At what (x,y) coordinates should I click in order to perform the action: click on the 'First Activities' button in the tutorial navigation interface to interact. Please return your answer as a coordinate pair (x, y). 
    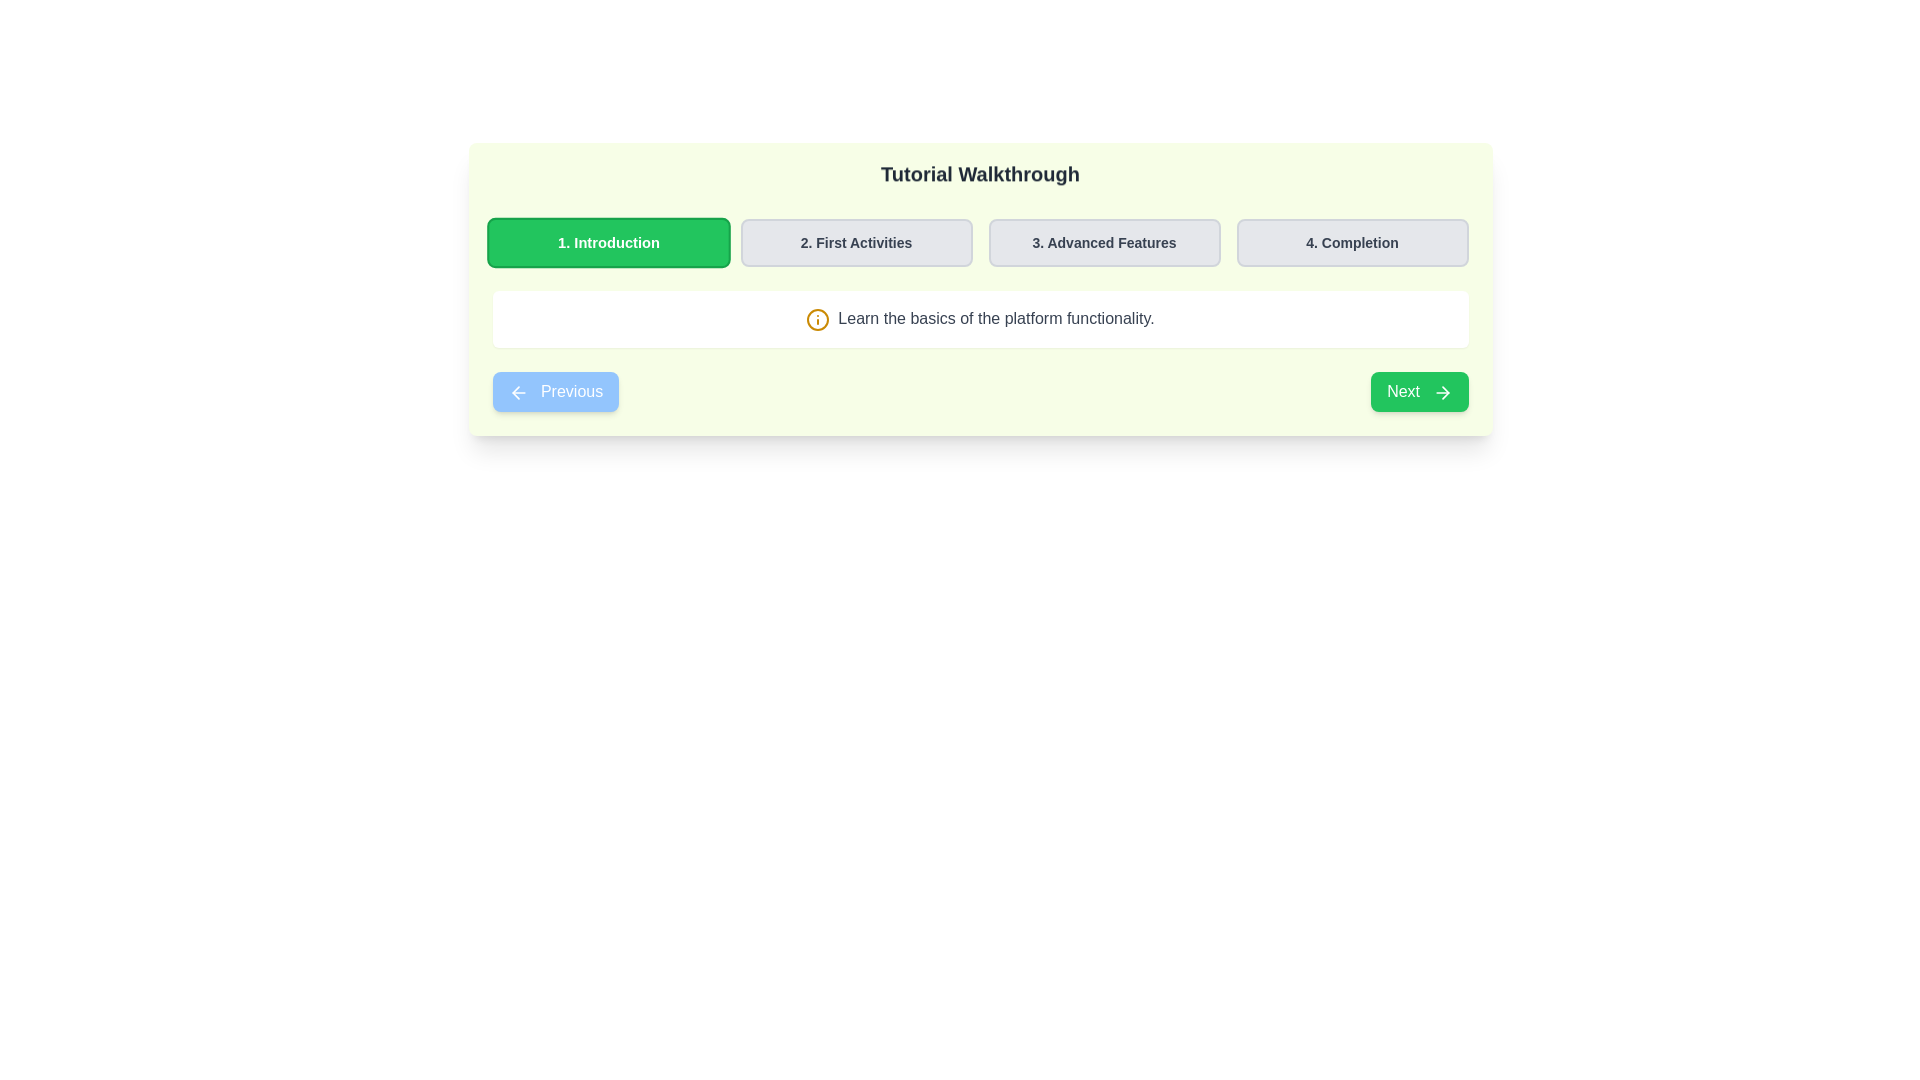
    Looking at the image, I should click on (856, 242).